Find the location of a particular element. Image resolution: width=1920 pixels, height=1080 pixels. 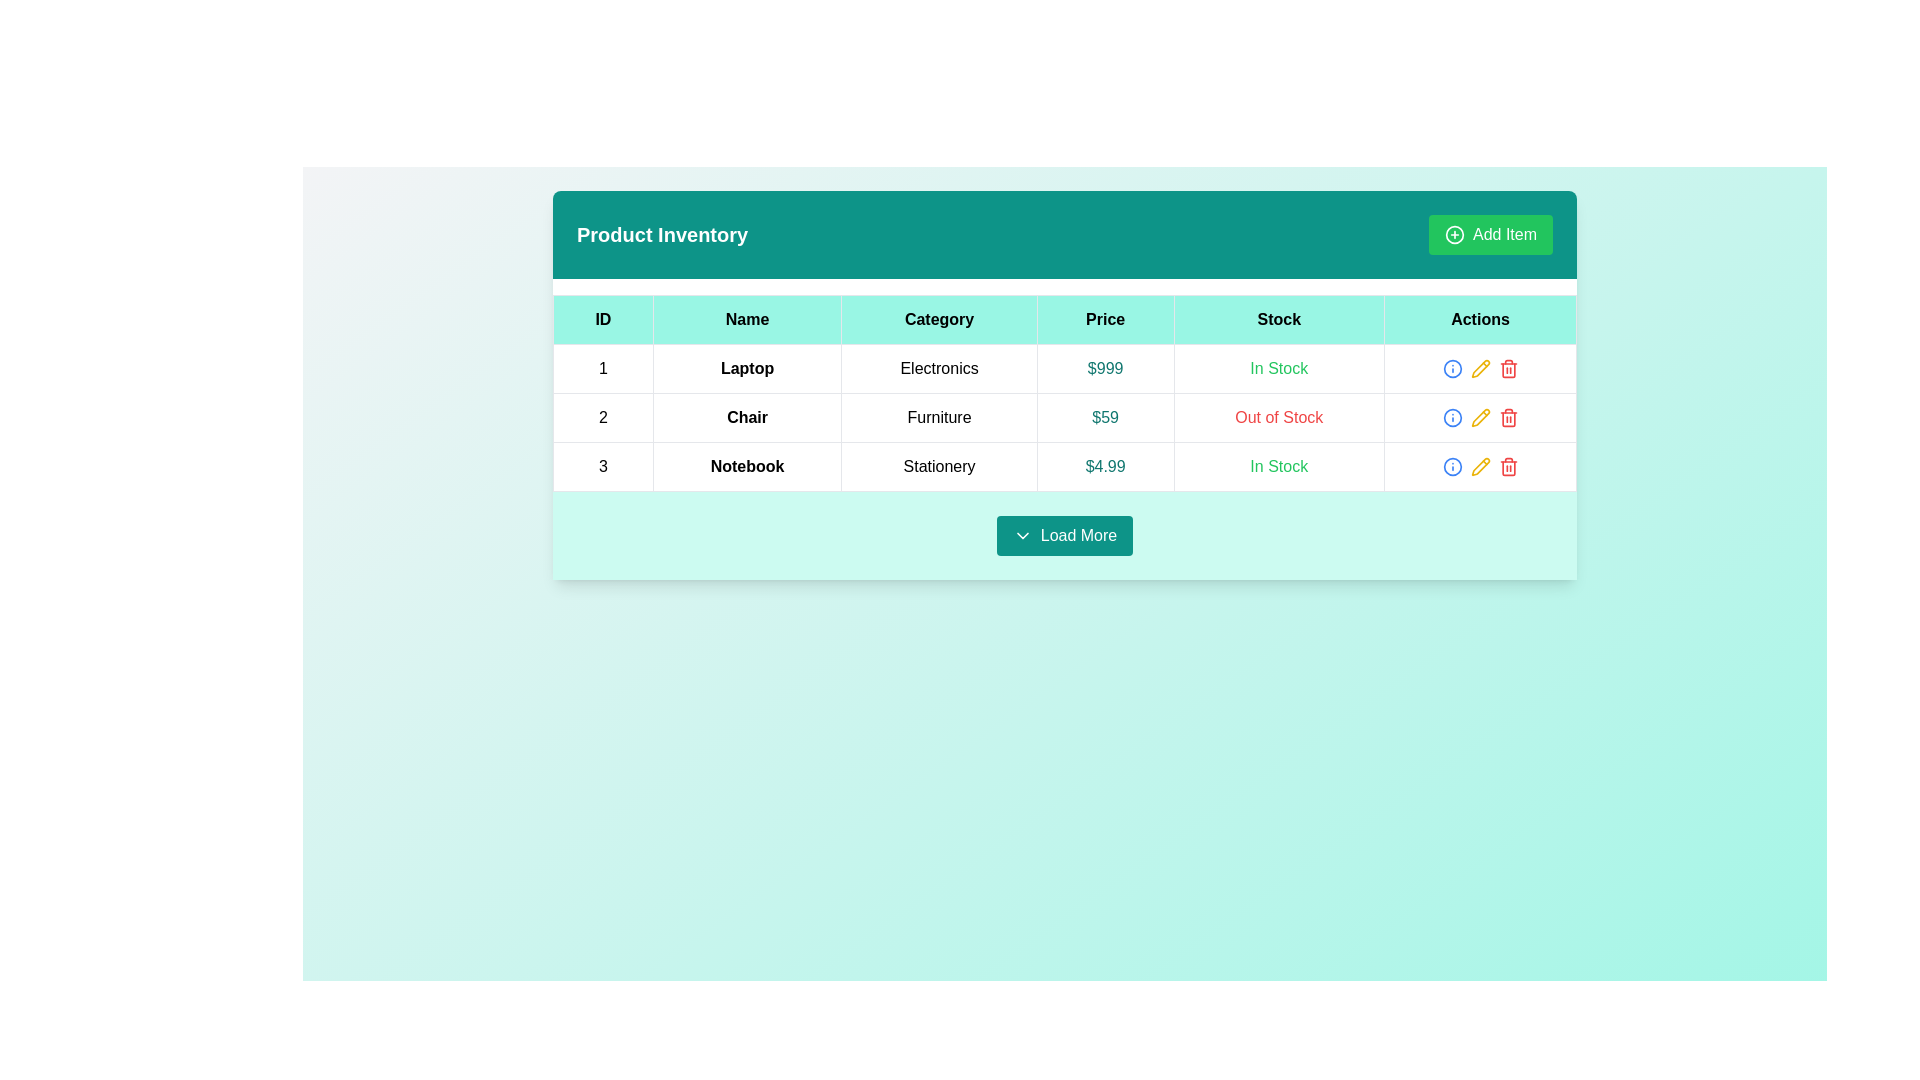

the 'Actions' table header cell, which is the sixth column header is located at coordinates (1480, 319).